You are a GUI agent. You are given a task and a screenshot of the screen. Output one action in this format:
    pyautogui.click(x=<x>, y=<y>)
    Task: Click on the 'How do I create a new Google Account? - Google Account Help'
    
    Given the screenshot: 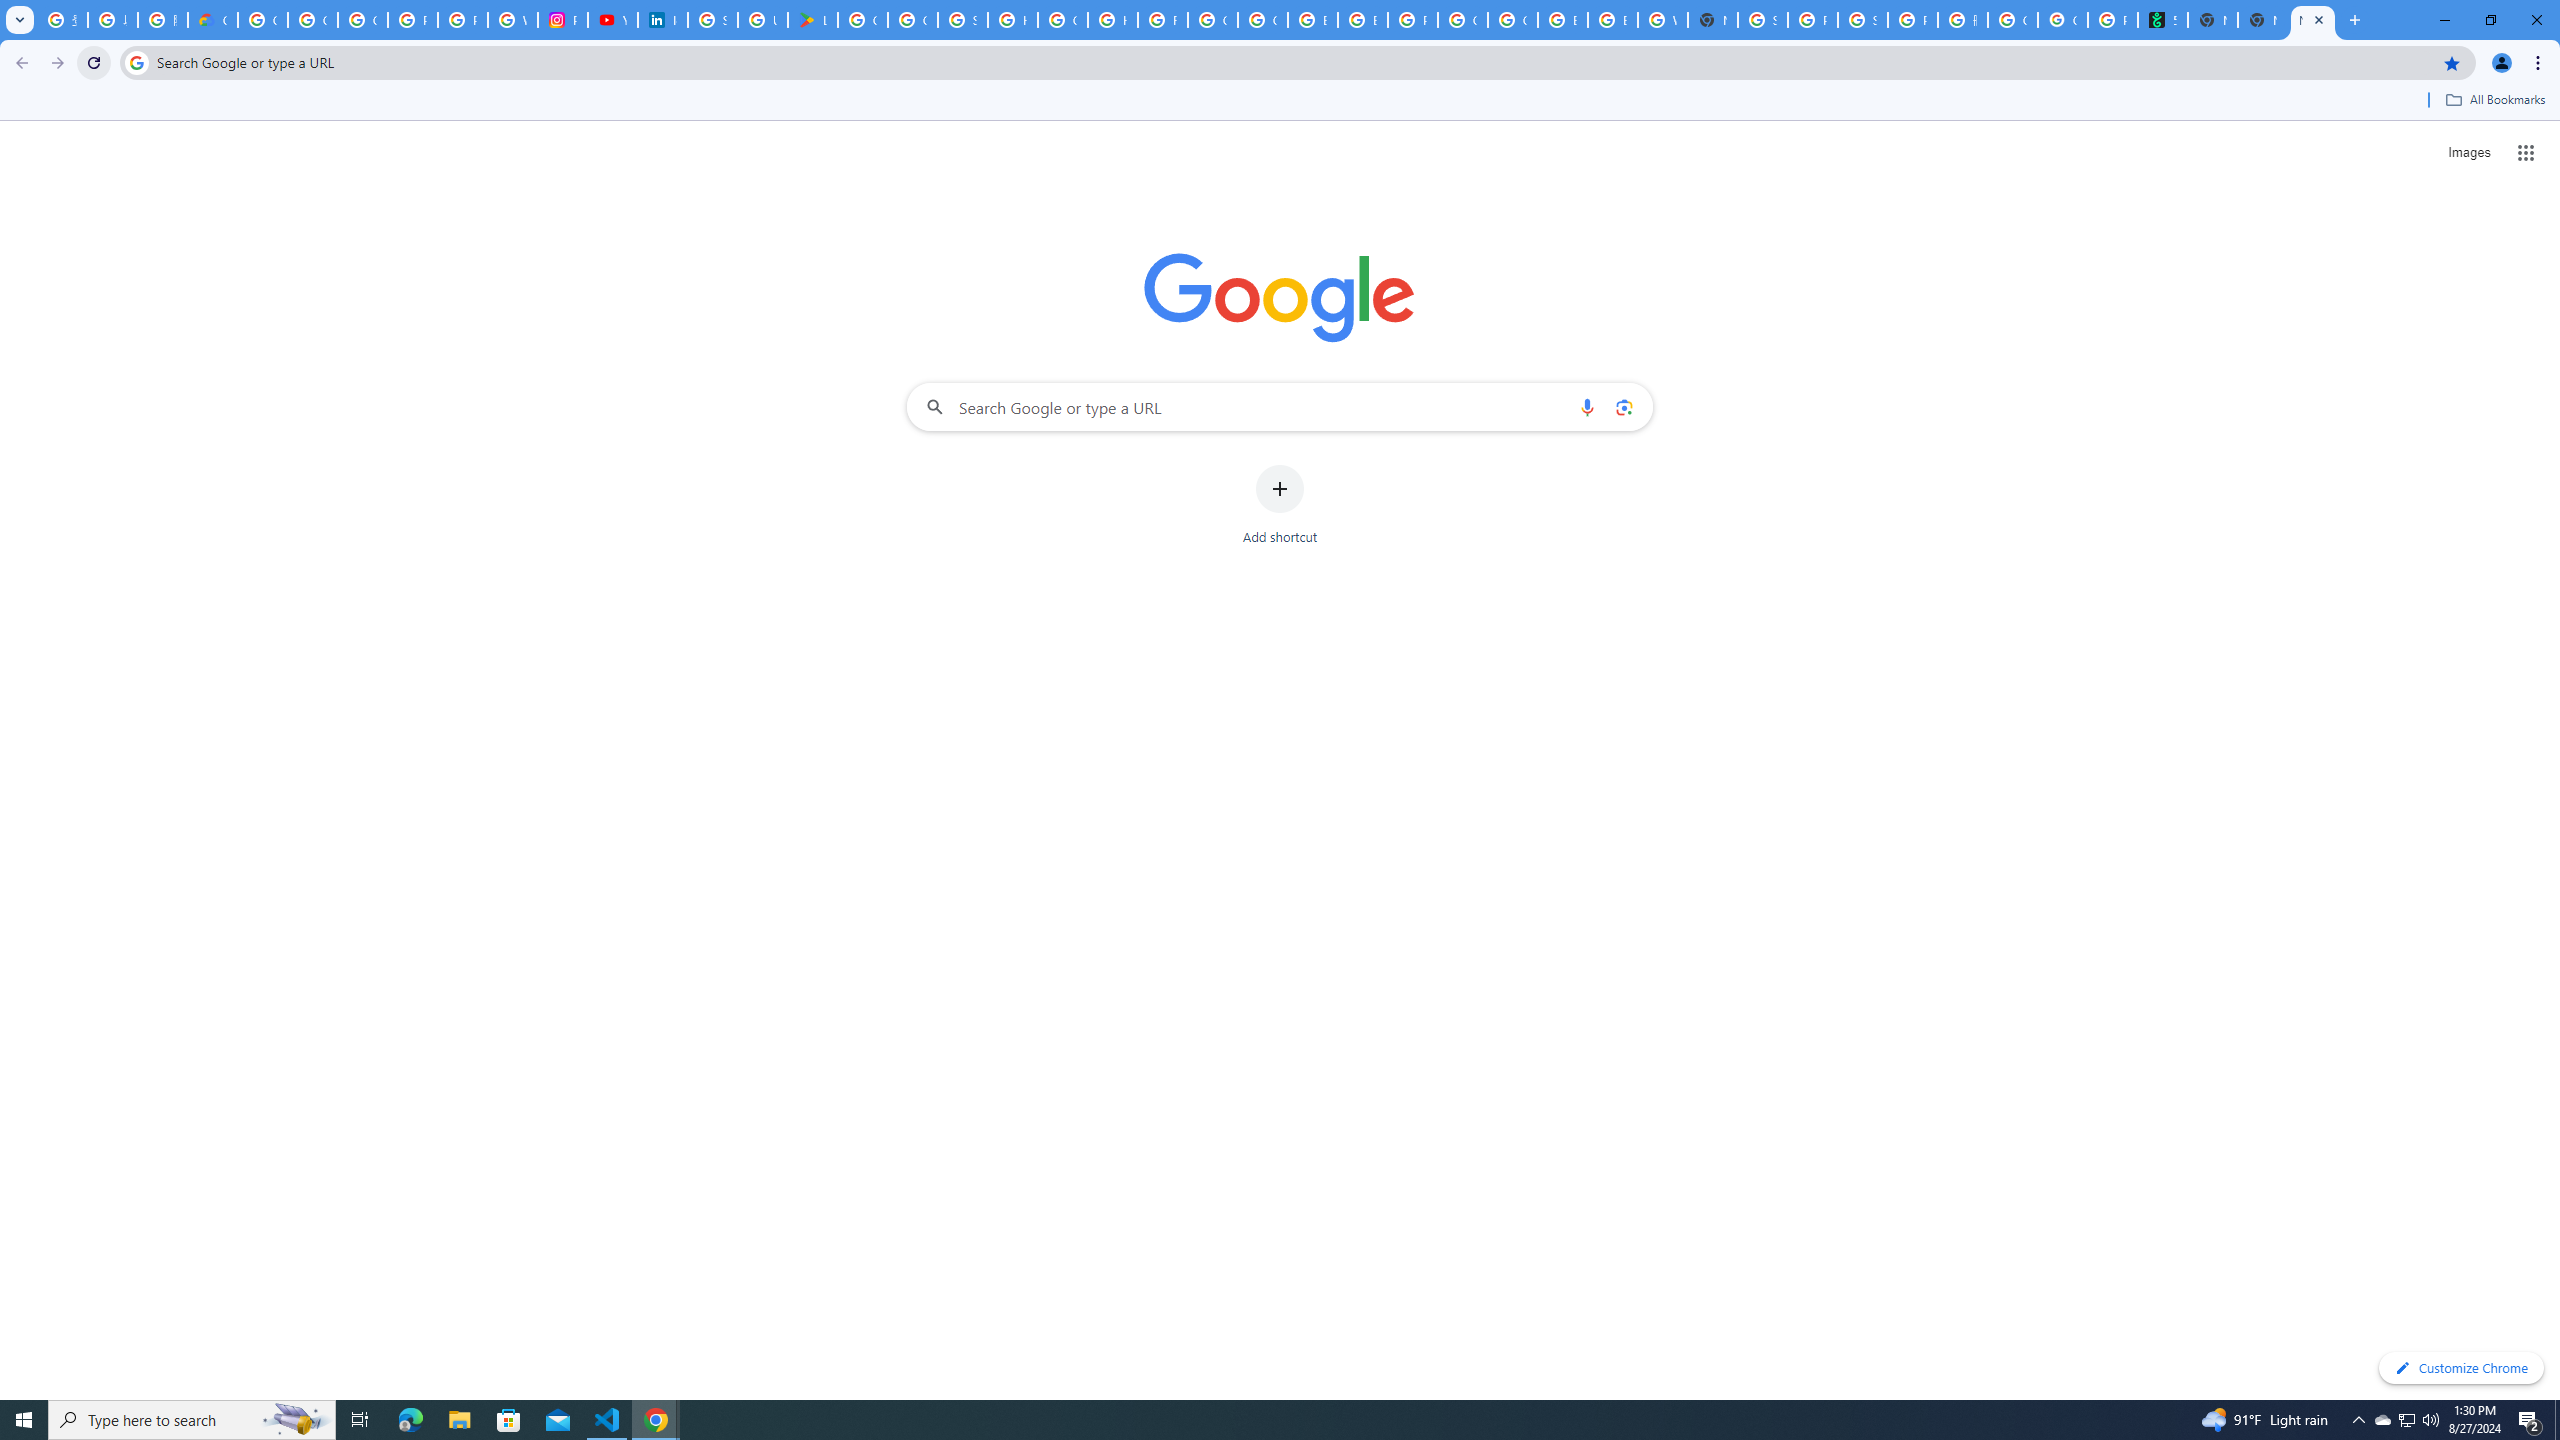 What is the action you would take?
    pyautogui.click(x=1112, y=19)
    